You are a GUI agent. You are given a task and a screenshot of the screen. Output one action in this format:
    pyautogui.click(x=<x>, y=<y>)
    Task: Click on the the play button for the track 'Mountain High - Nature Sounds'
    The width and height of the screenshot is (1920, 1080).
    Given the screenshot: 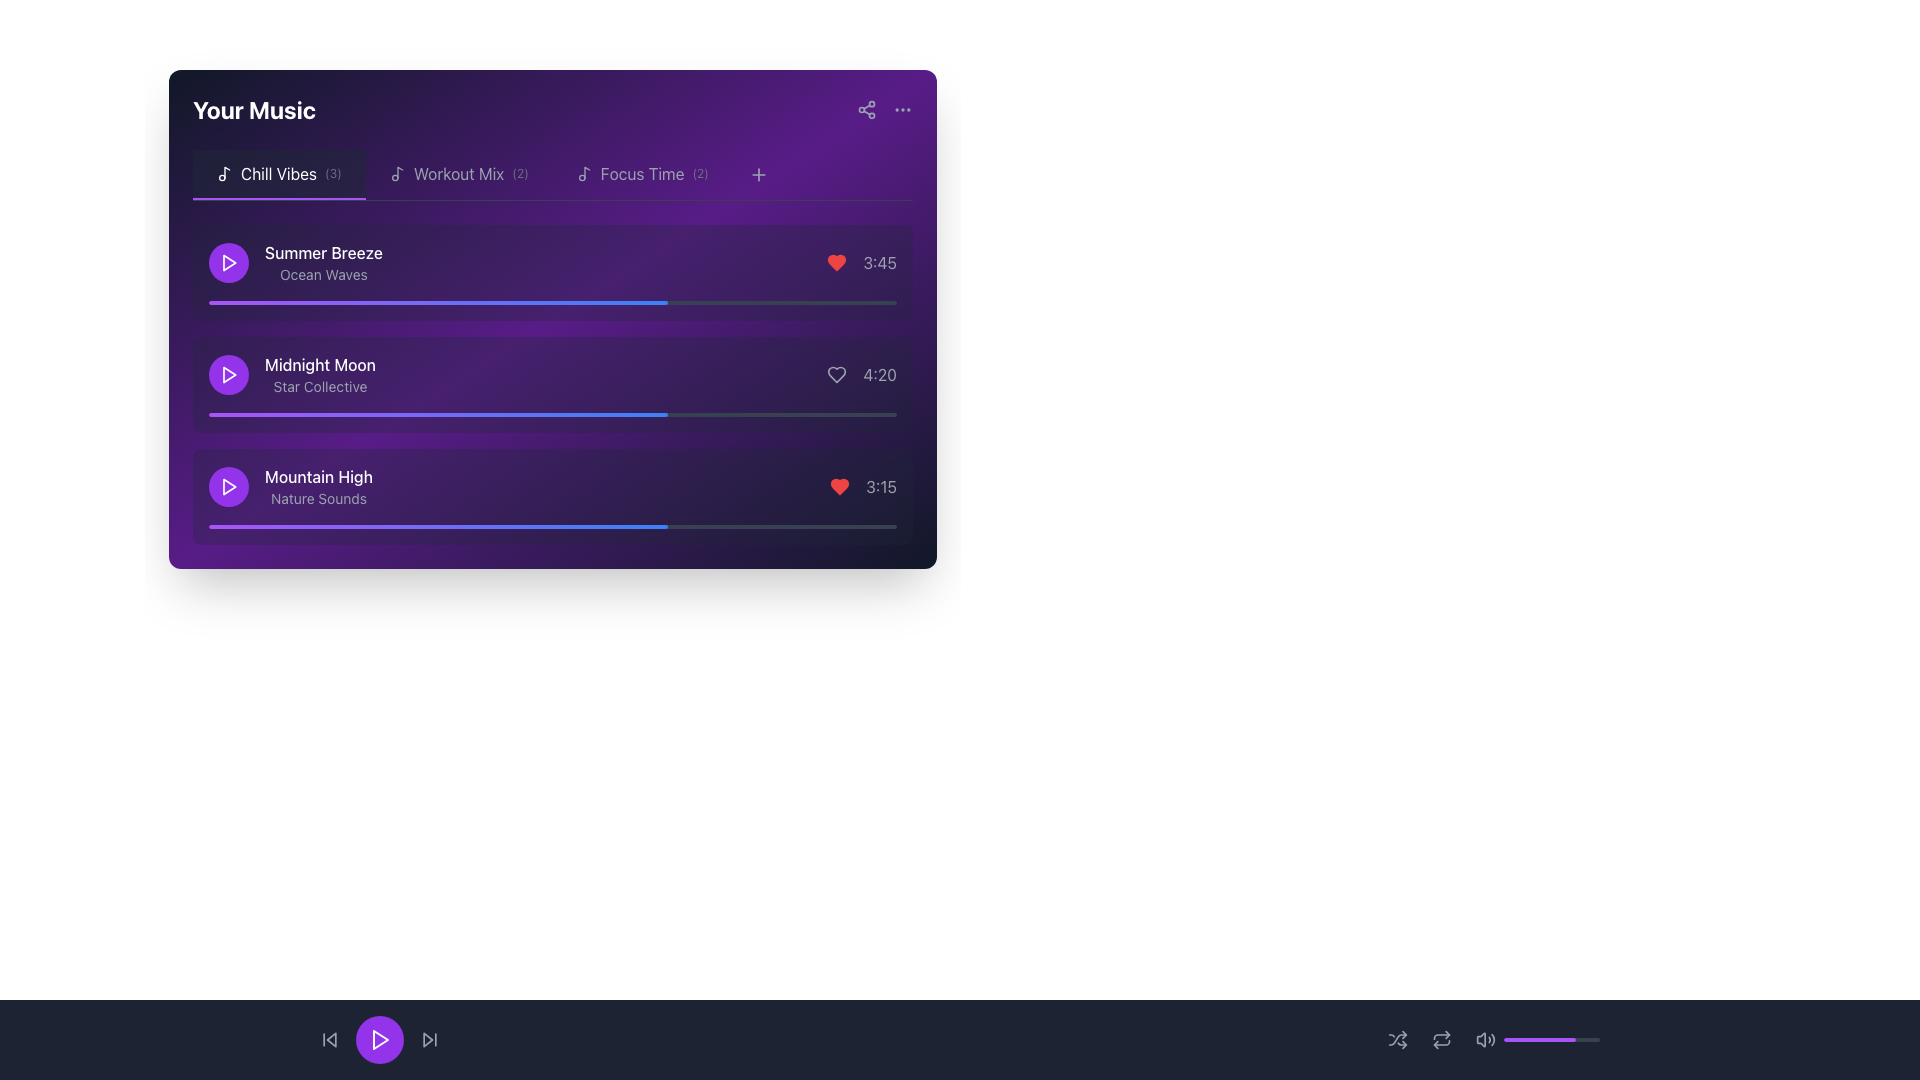 What is the action you would take?
    pyautogui.click(x=229, y=486)
    